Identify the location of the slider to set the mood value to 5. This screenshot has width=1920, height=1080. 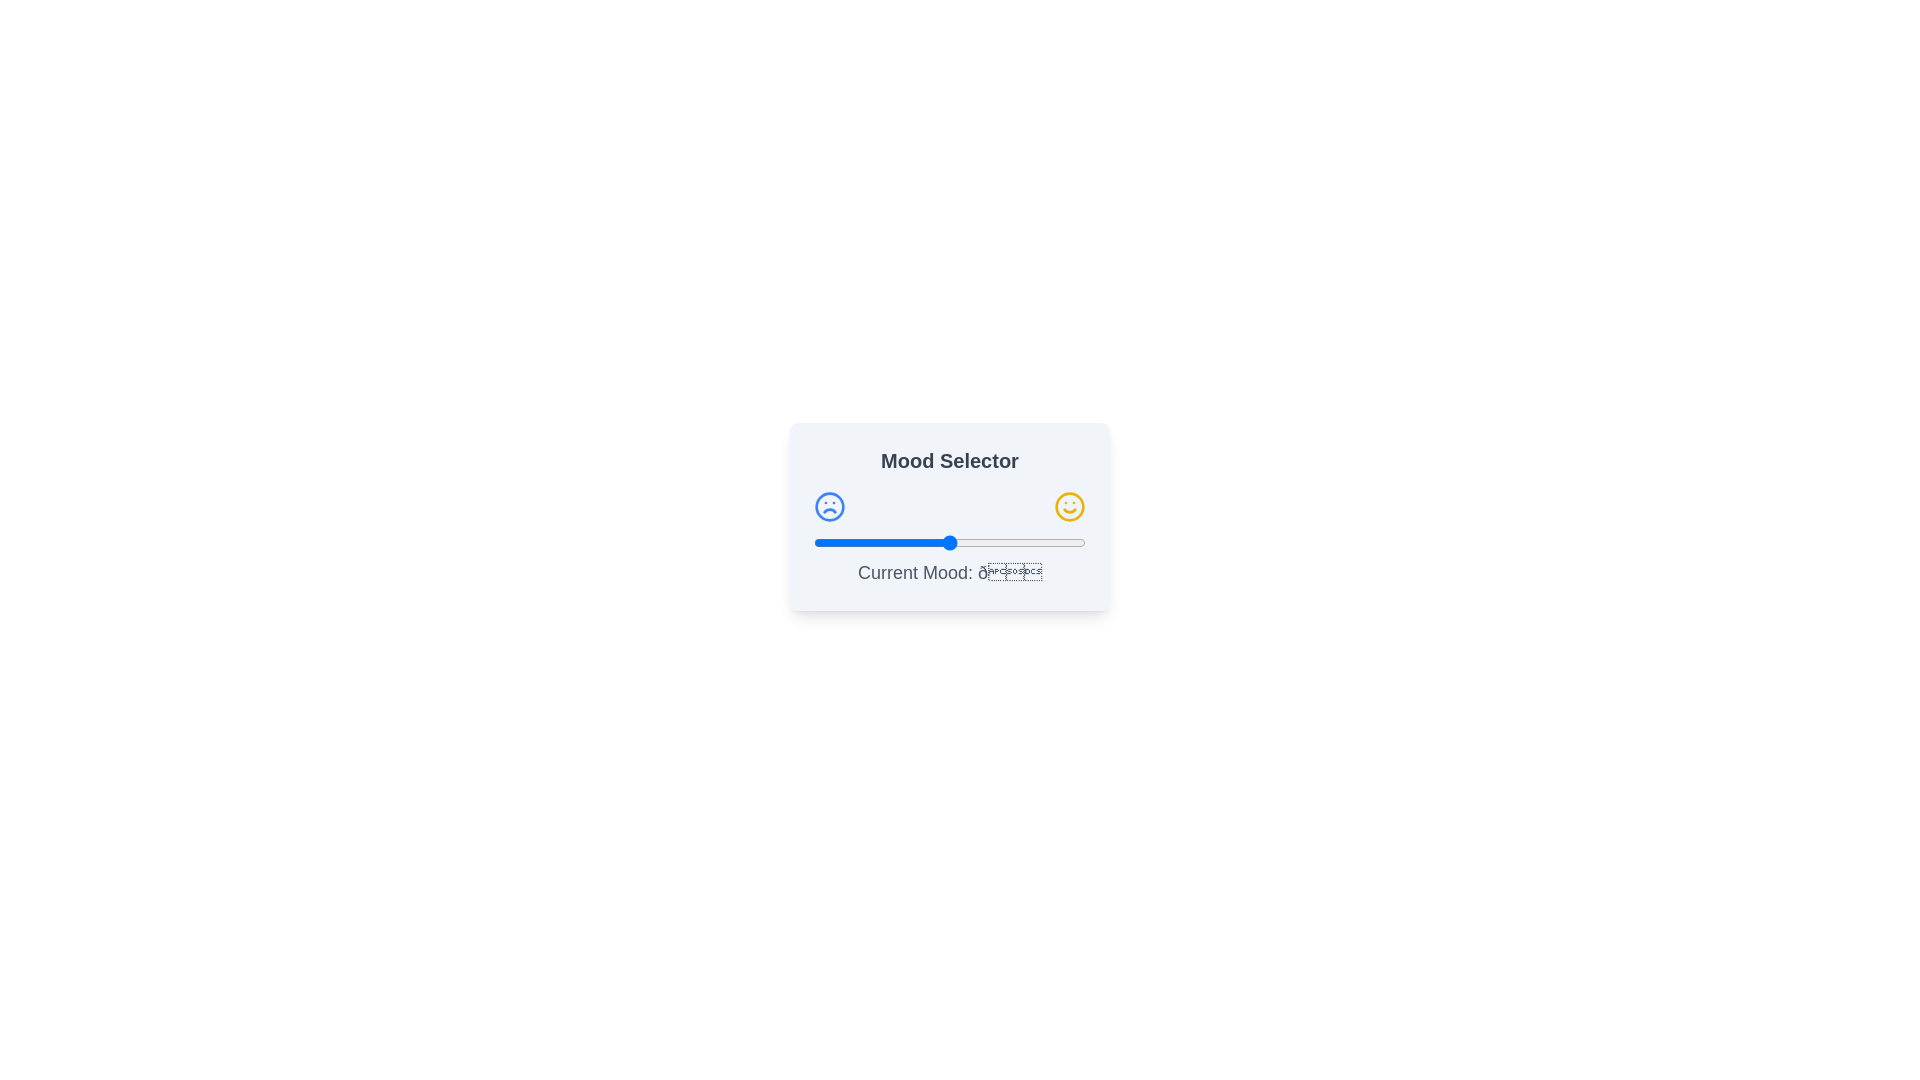
(827, 543).